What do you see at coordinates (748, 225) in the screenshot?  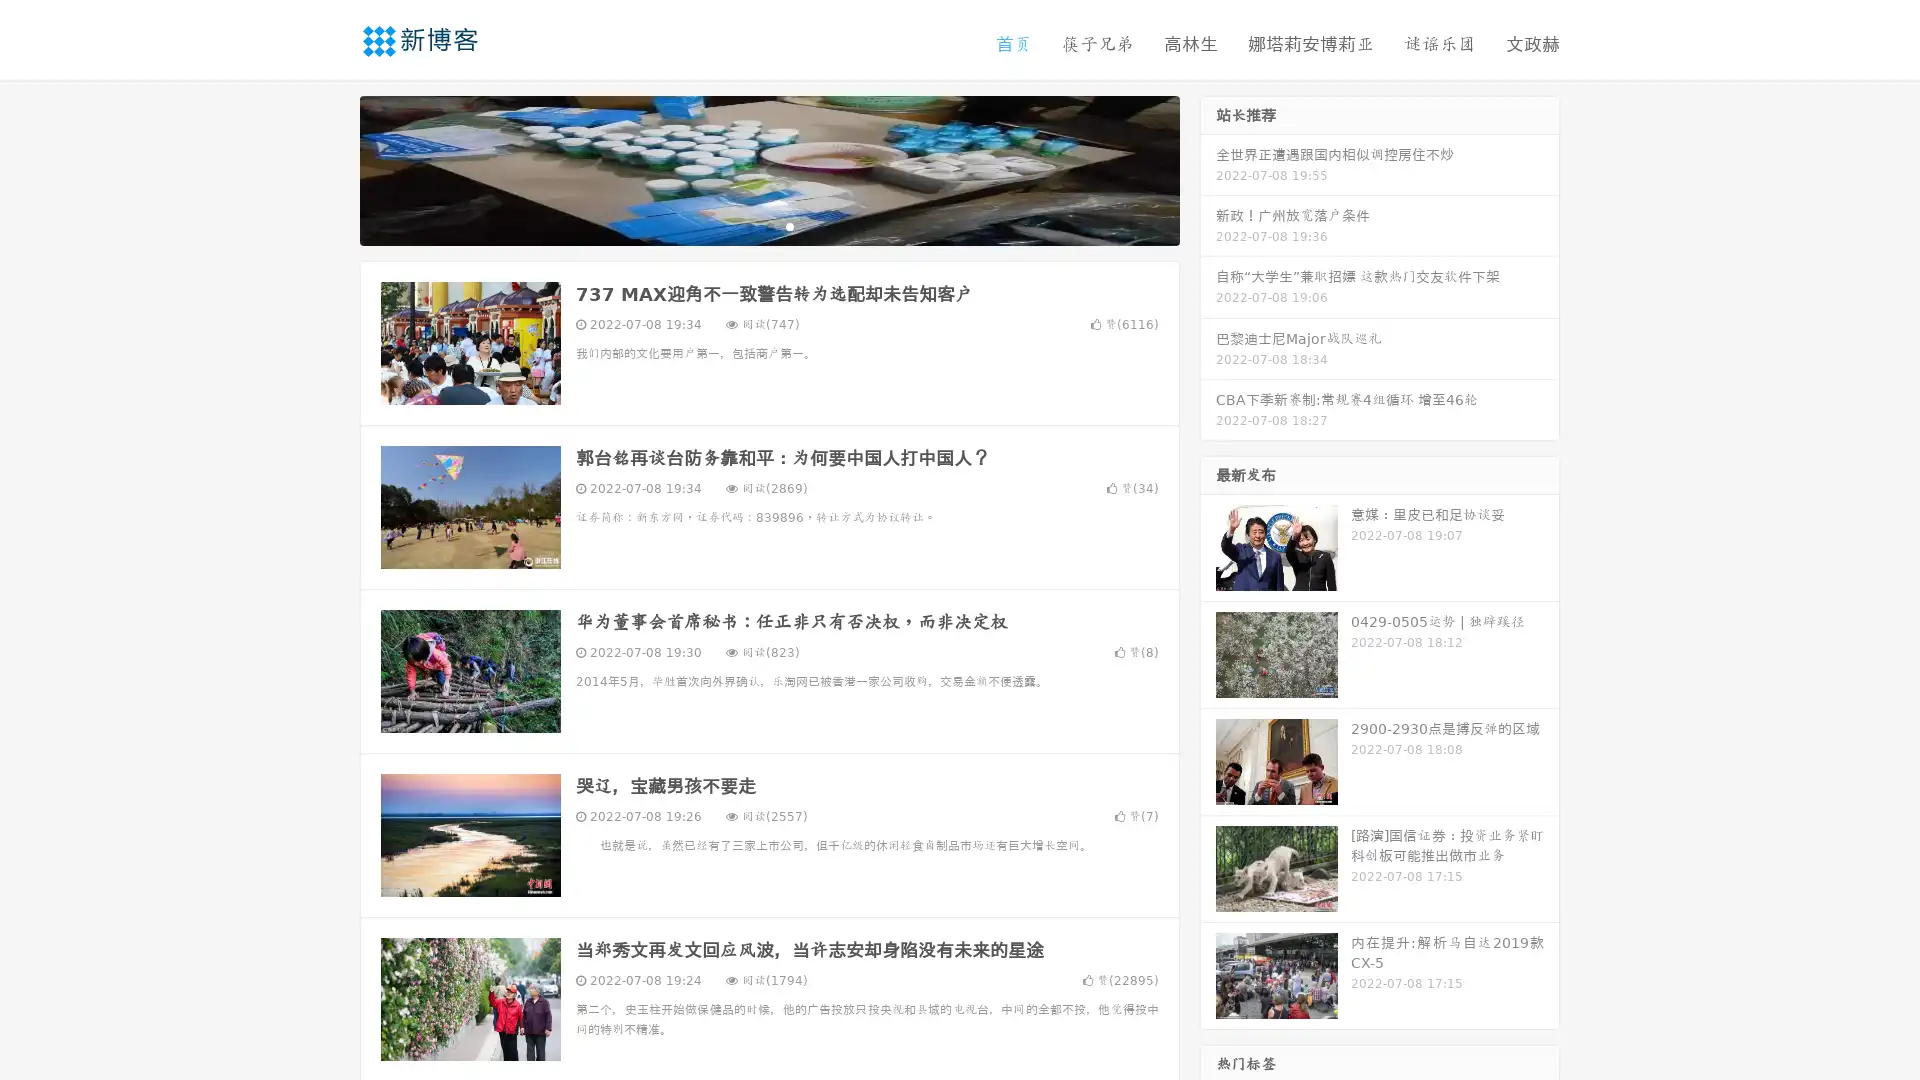 I see `Go to slide 1` at bounding box center [748, 225].